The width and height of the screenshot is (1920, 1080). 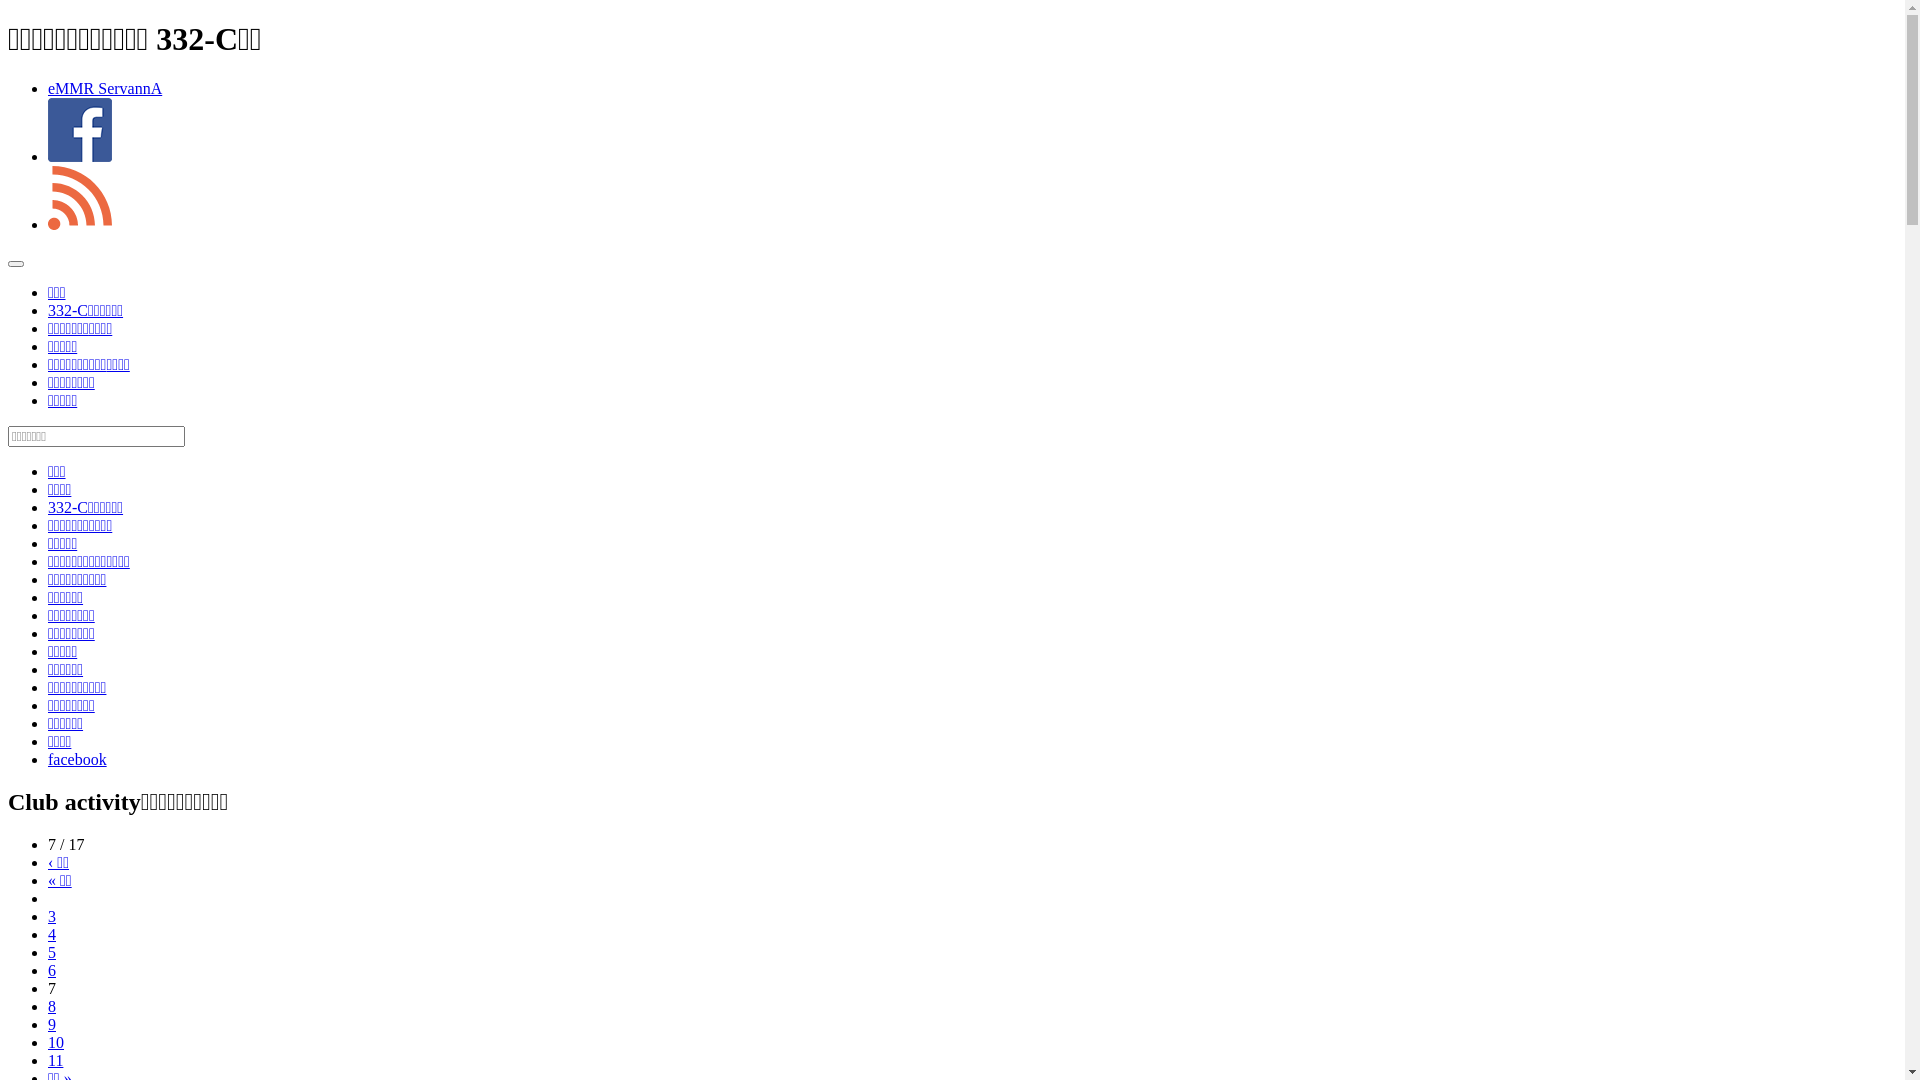 What do you see at coordinates (48, 1024) in the screenshot?
I see `'9'` at bounding box center [48, 1024].